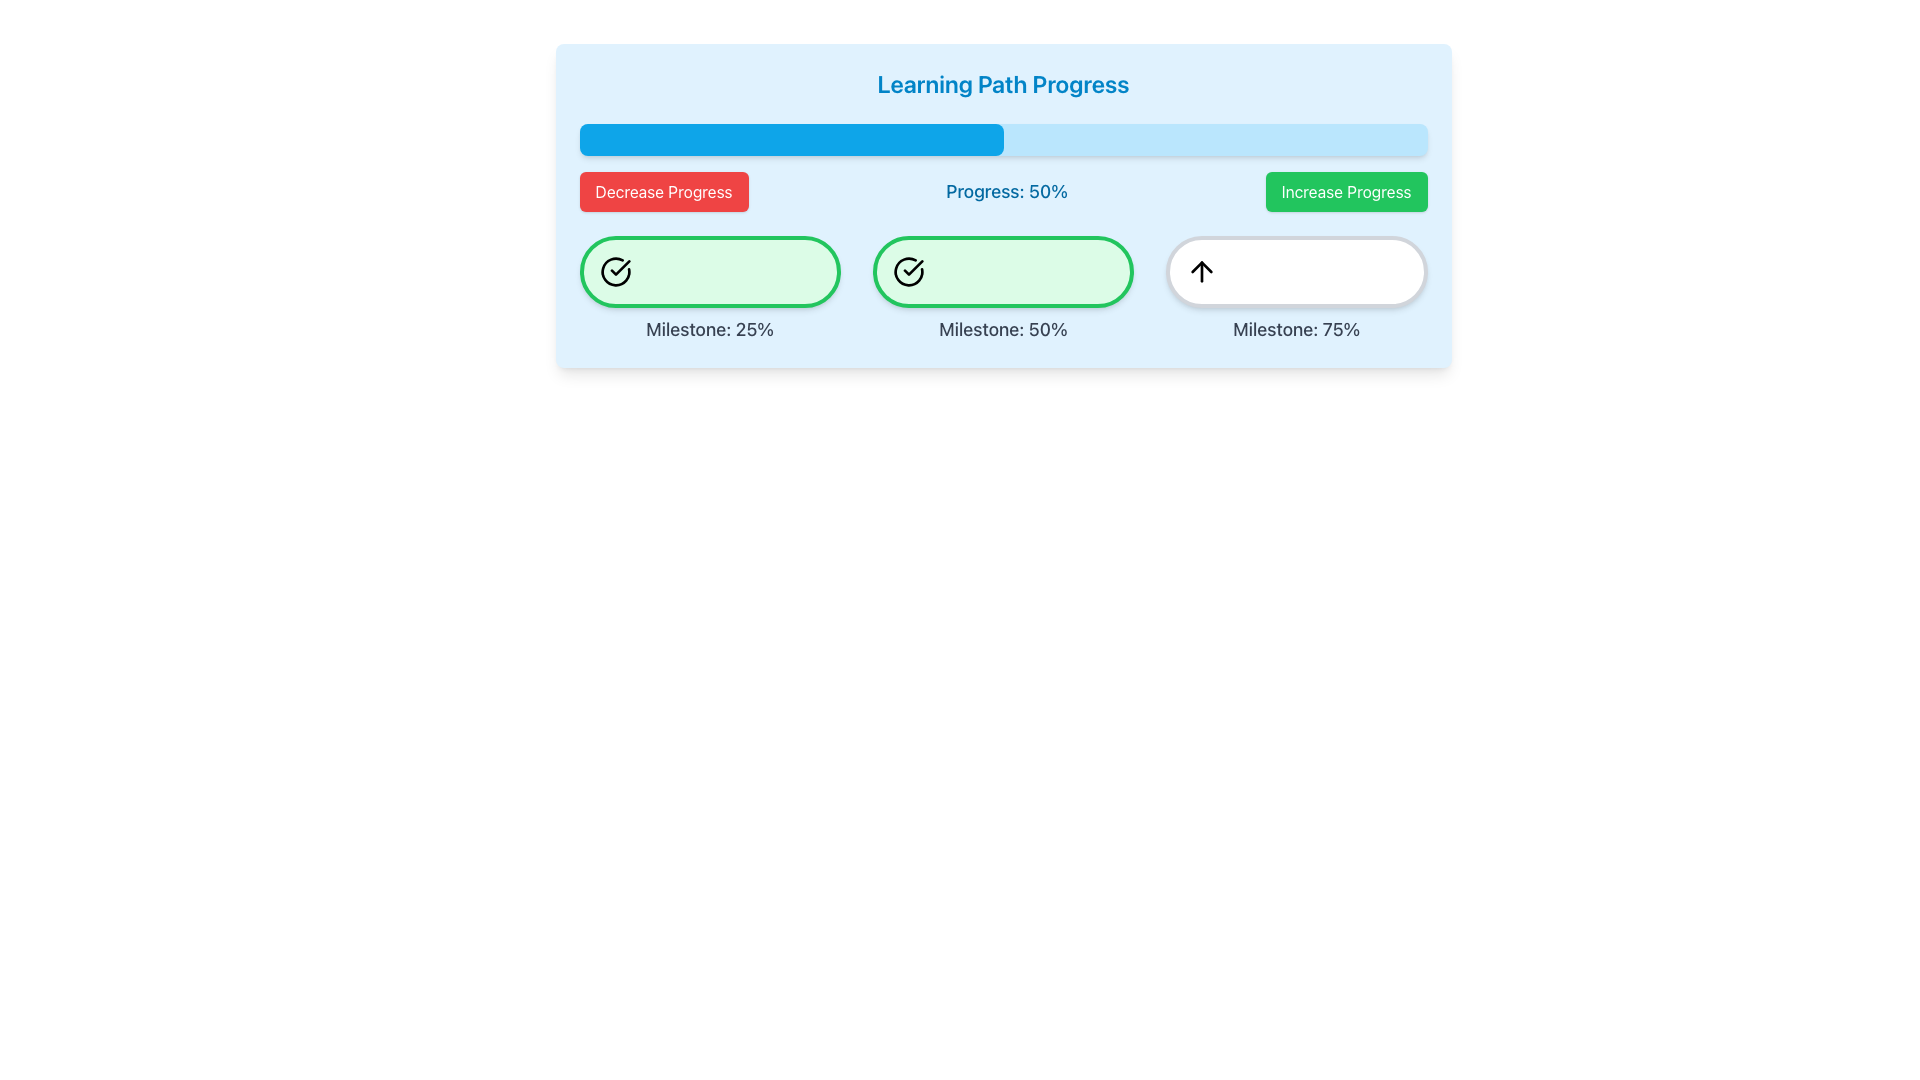 This screenshot has height=1080, width=1920. I want to click on the decrement button located in the upper-left portion below the progress bar, so click(663, 192).